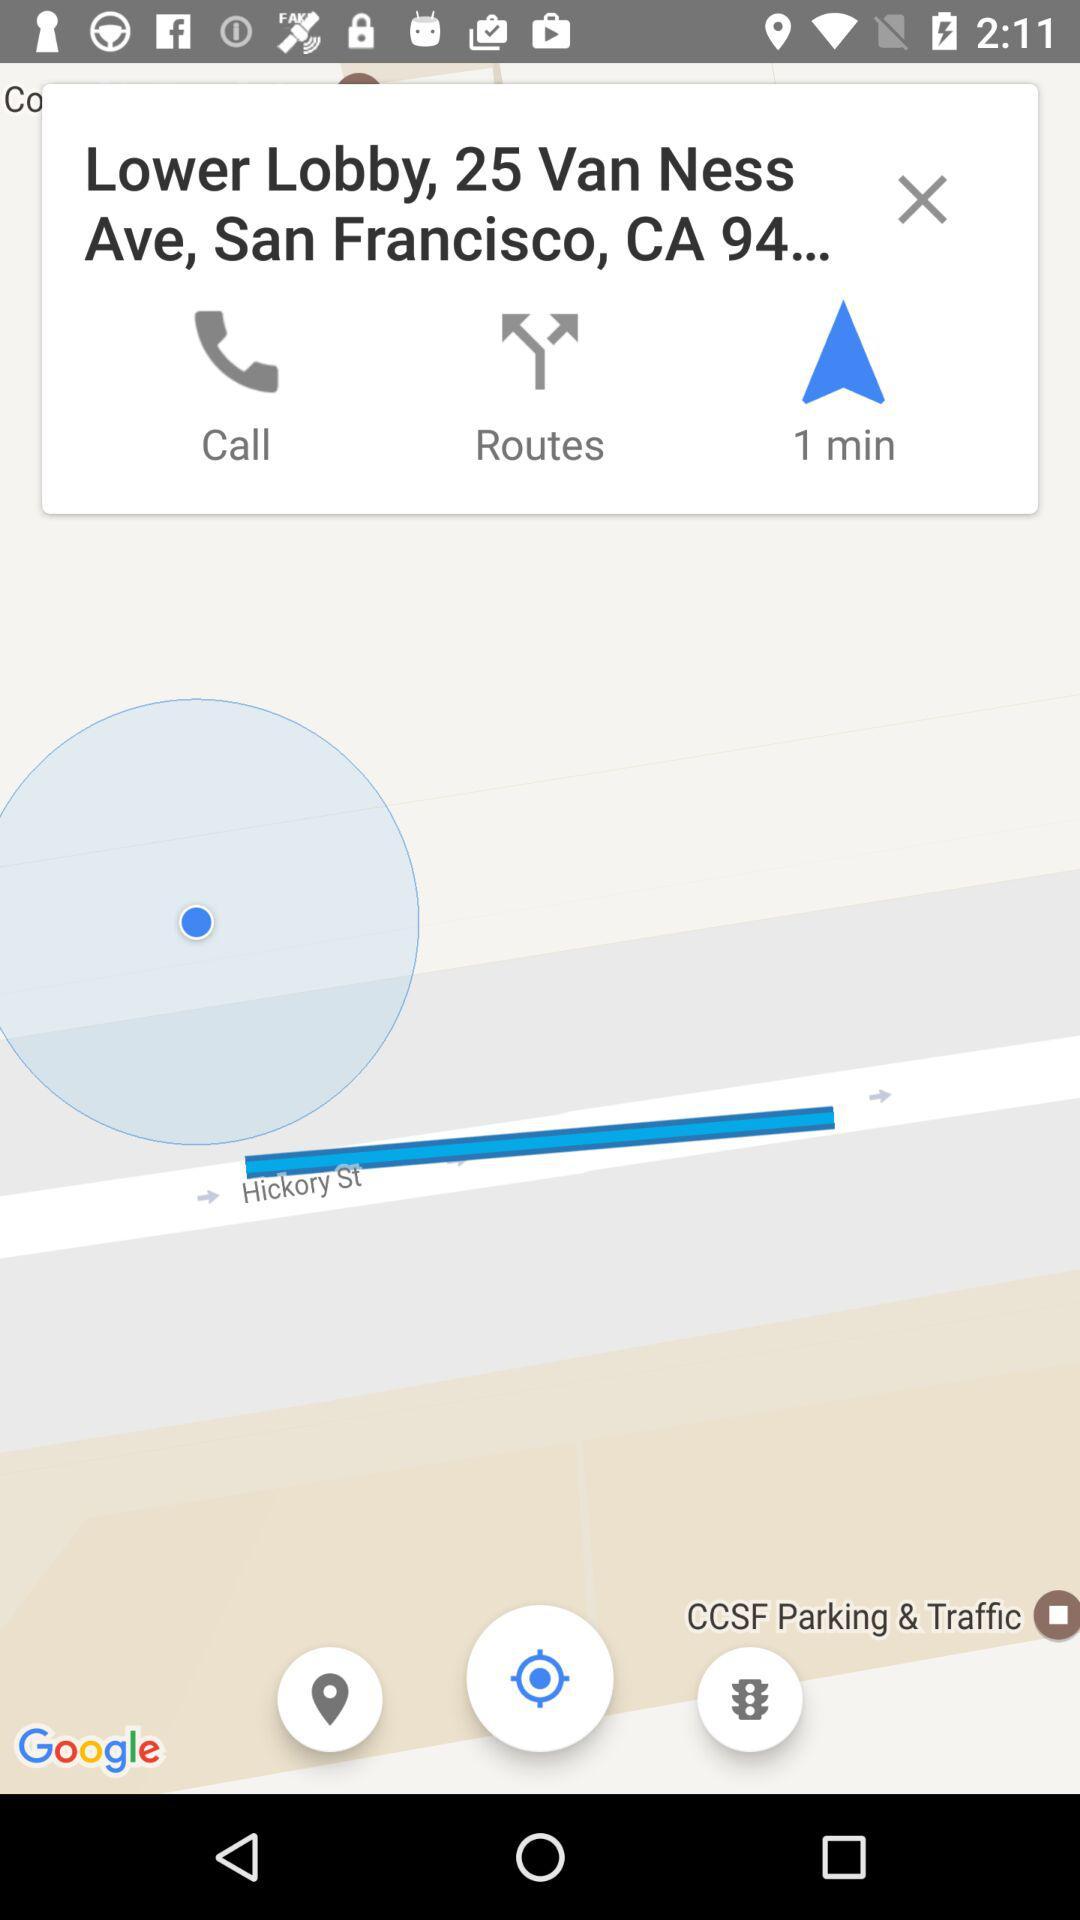 The width and height of the screenshot is (1080, 1920). Describe the element at coordinates (540, 297) in the screenshot. I see `the text lower` at that location.